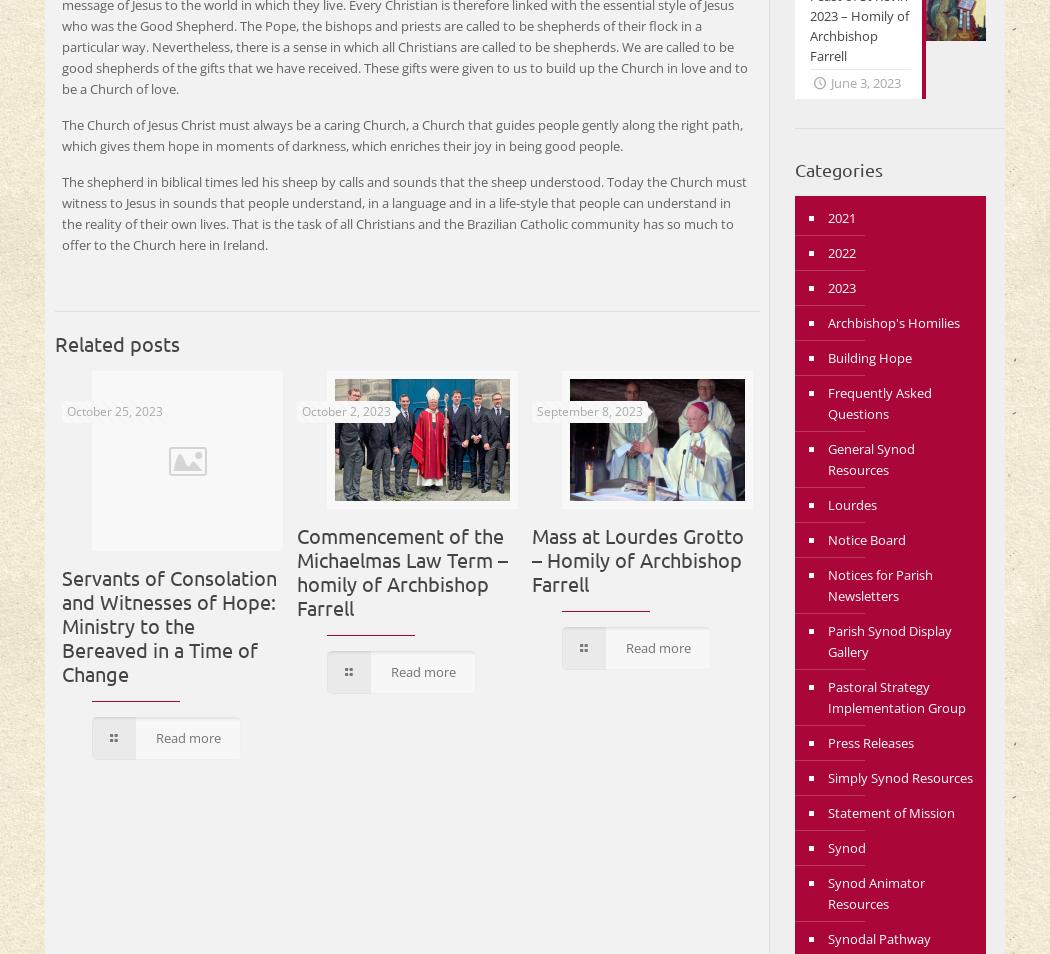  I want to click on 'Notices for Parish Newsletters', so click(879, 584).